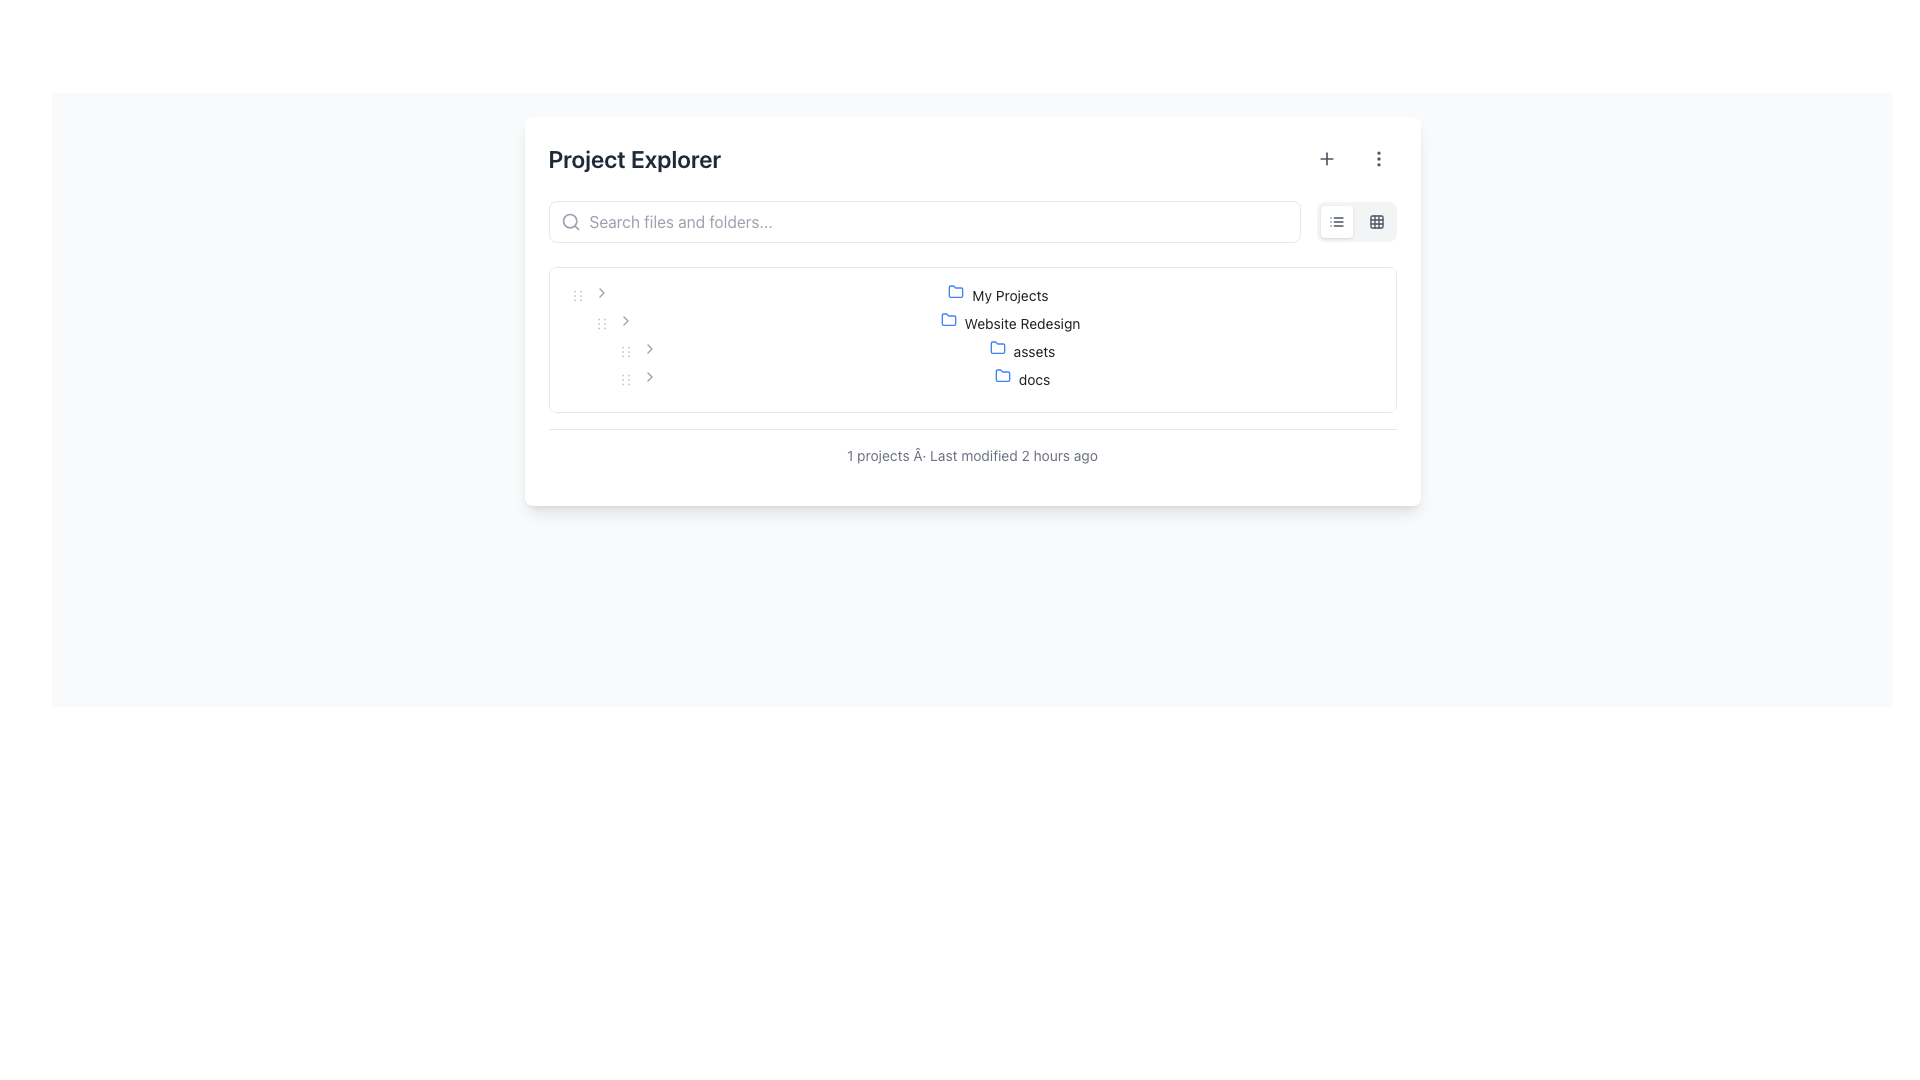  What do you see at coordinates (947, 319) in the screenshot?
I see `the folder icon representing the 'Website Redesign' project` at bounding box center [947, 319].